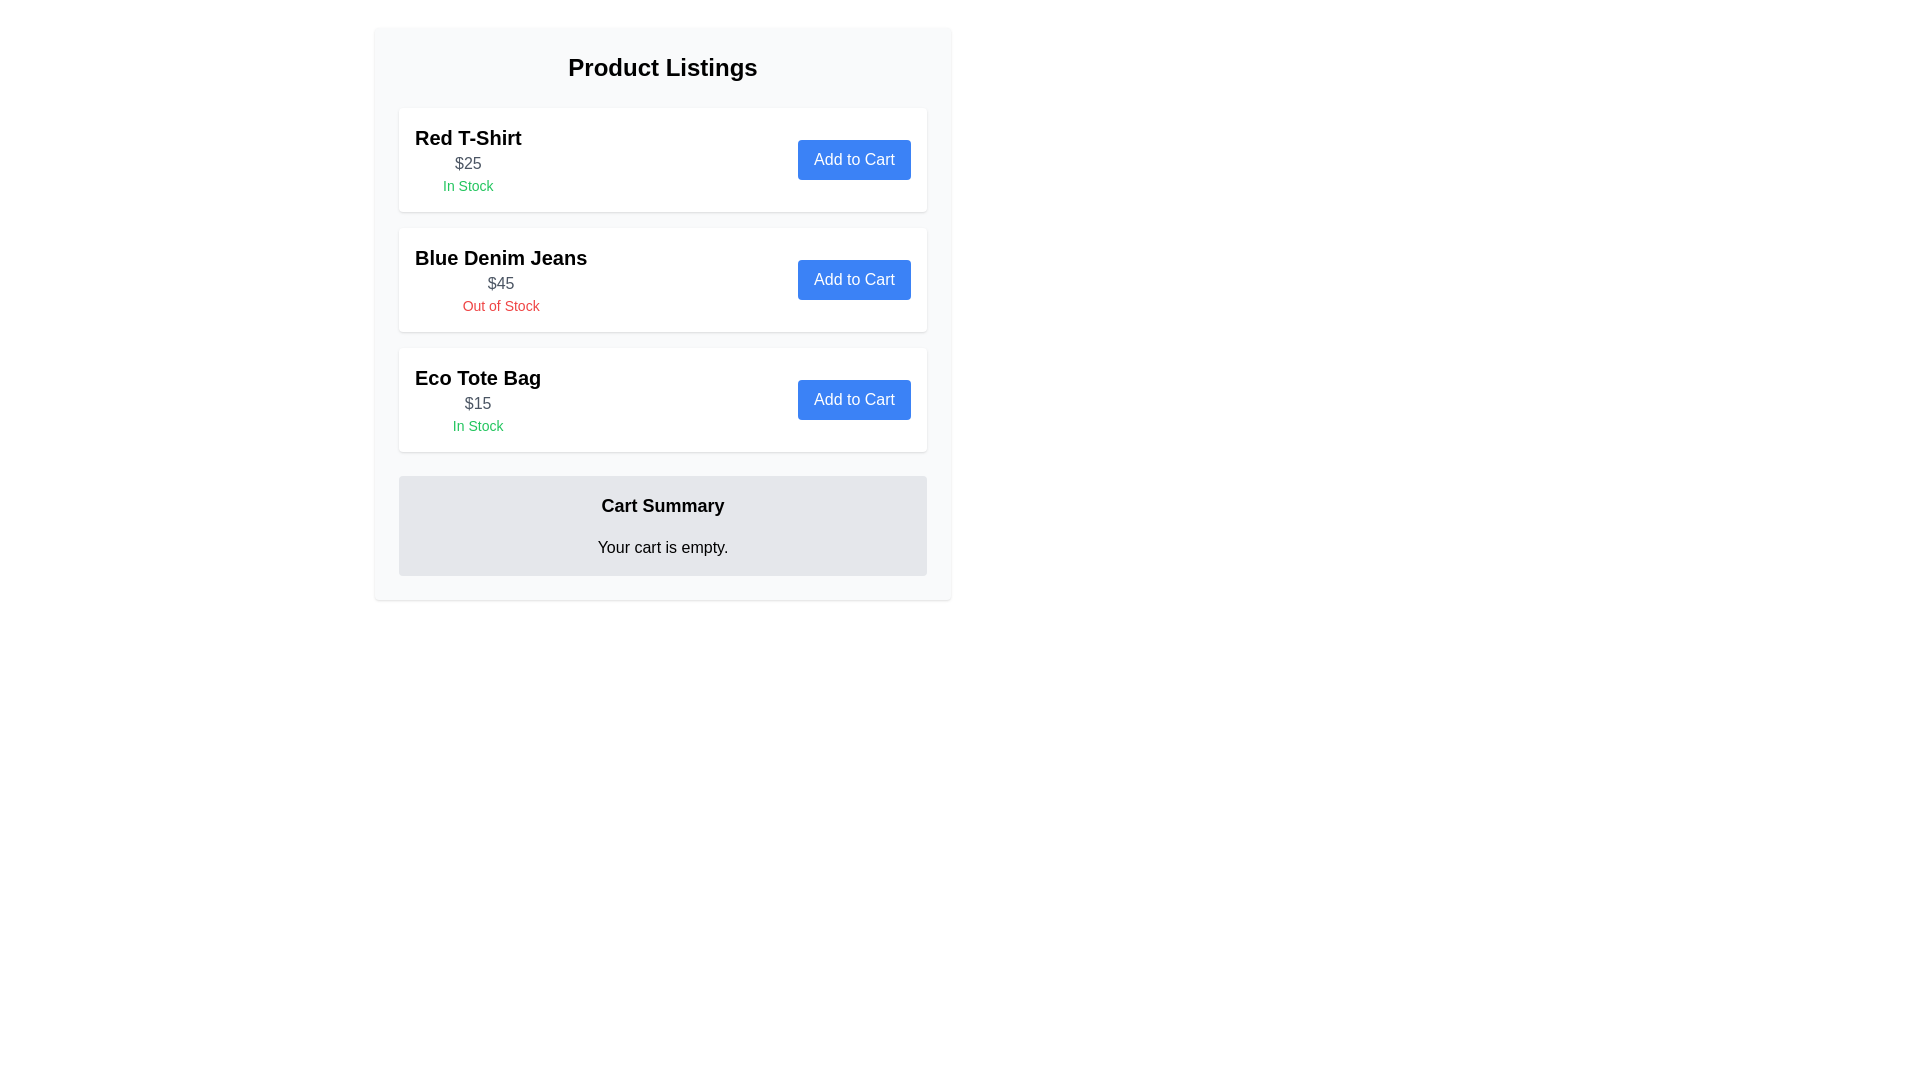 Image resolution: width=1920 pixels, height=1080 pixels. Describe the element at coordinates (501, 305) in the screenshot. I see `text of the availability status label located under the price label '$45' for the 'Blue Denim Jeans' product tile, which indicates that the product is not currently available for purchase` at that location.